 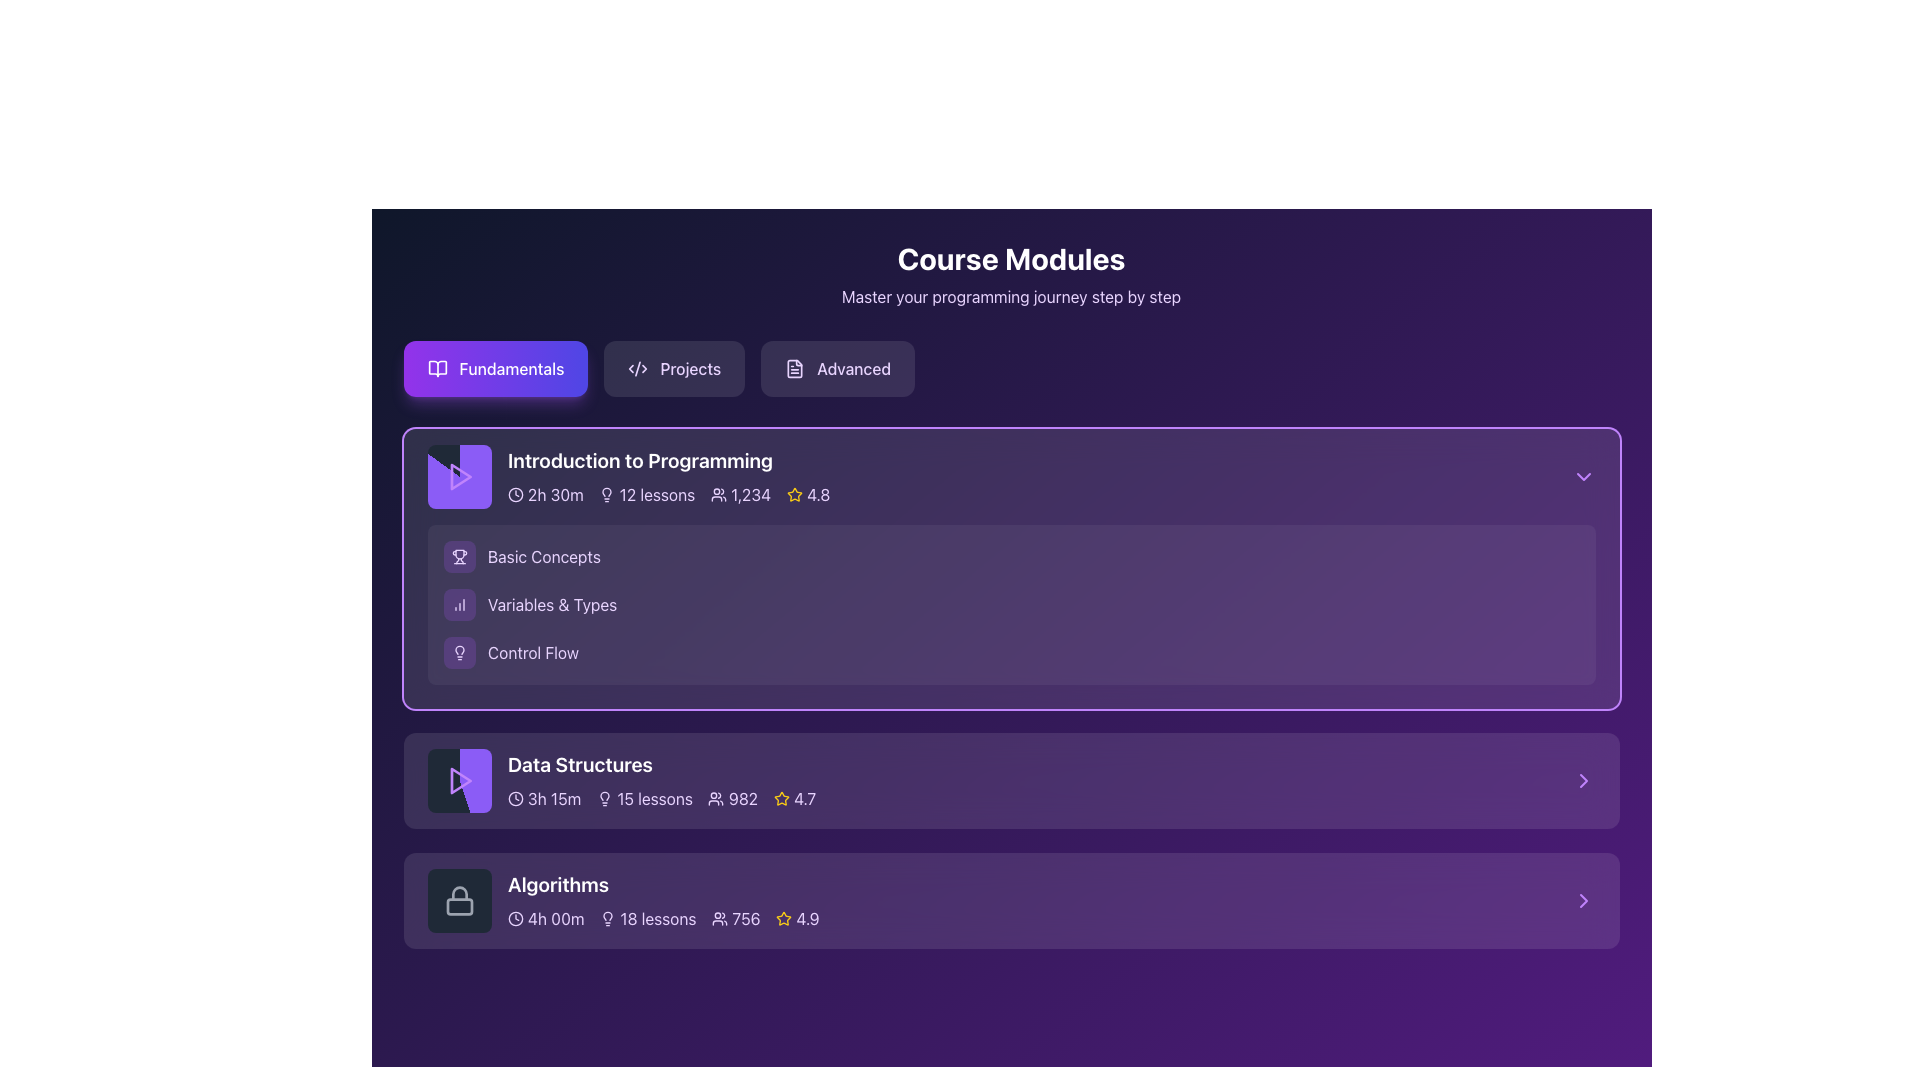 What do you see at coordinates (515, 797) in the screenshot?
I see `the graphical vector element representing the clock's circular boundary within the 'Data Structures' section` at bounding box center [515, 797].